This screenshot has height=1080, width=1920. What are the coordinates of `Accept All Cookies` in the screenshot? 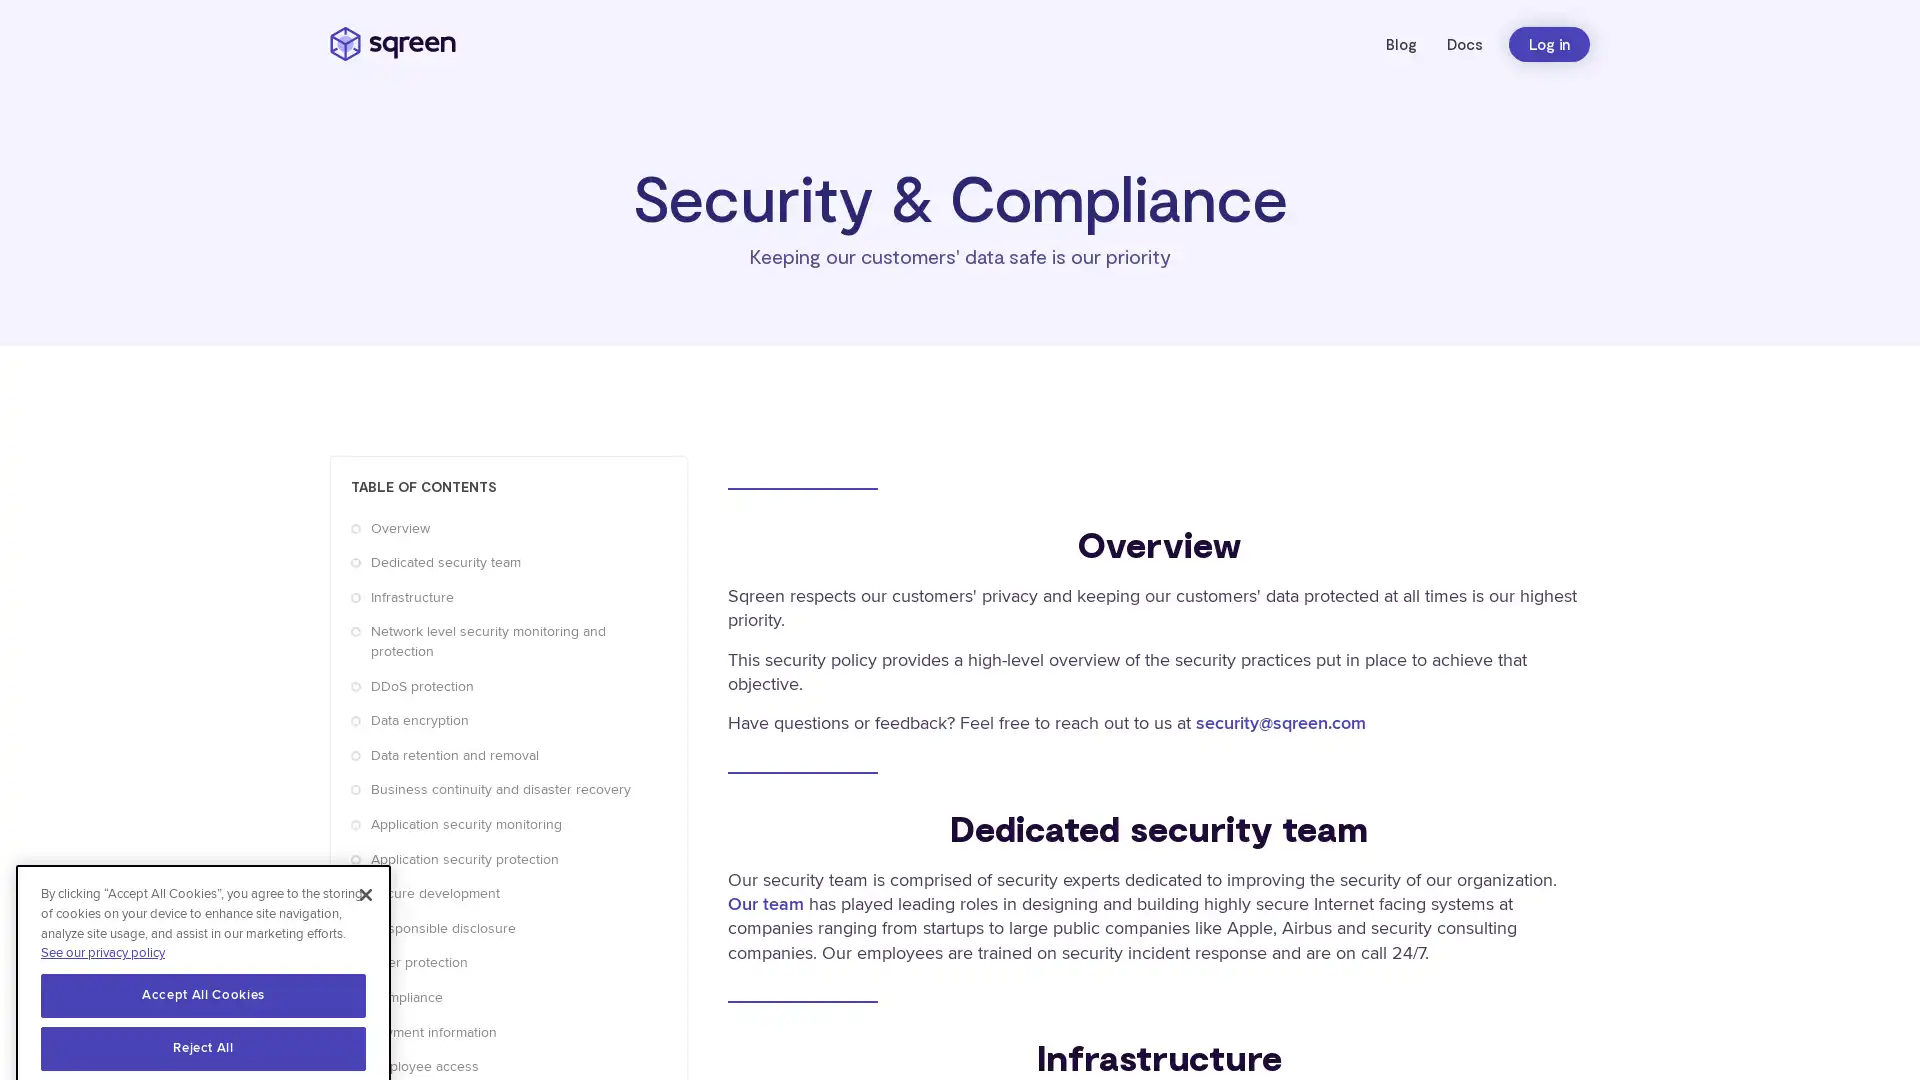 It's located at (203, 951).